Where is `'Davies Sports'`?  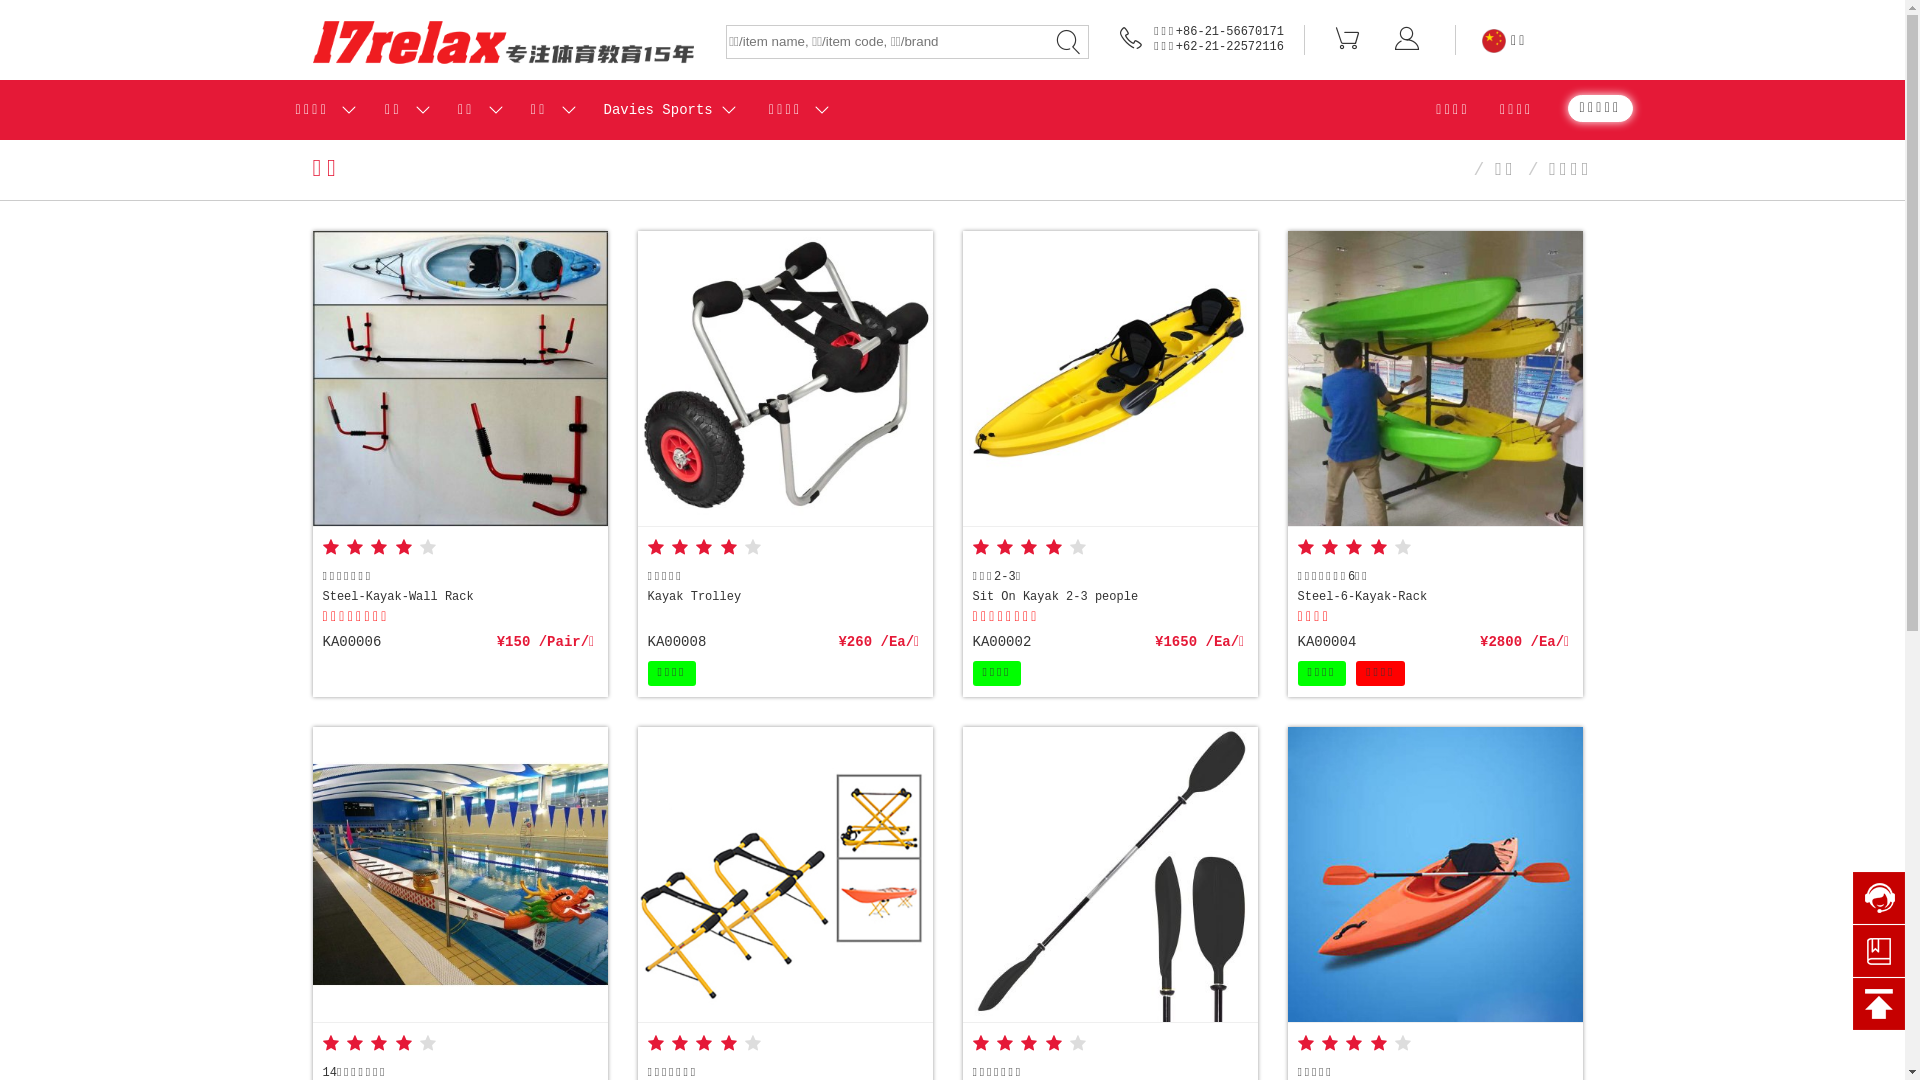
'Davies Sports' is located at coordinates (658, 110).